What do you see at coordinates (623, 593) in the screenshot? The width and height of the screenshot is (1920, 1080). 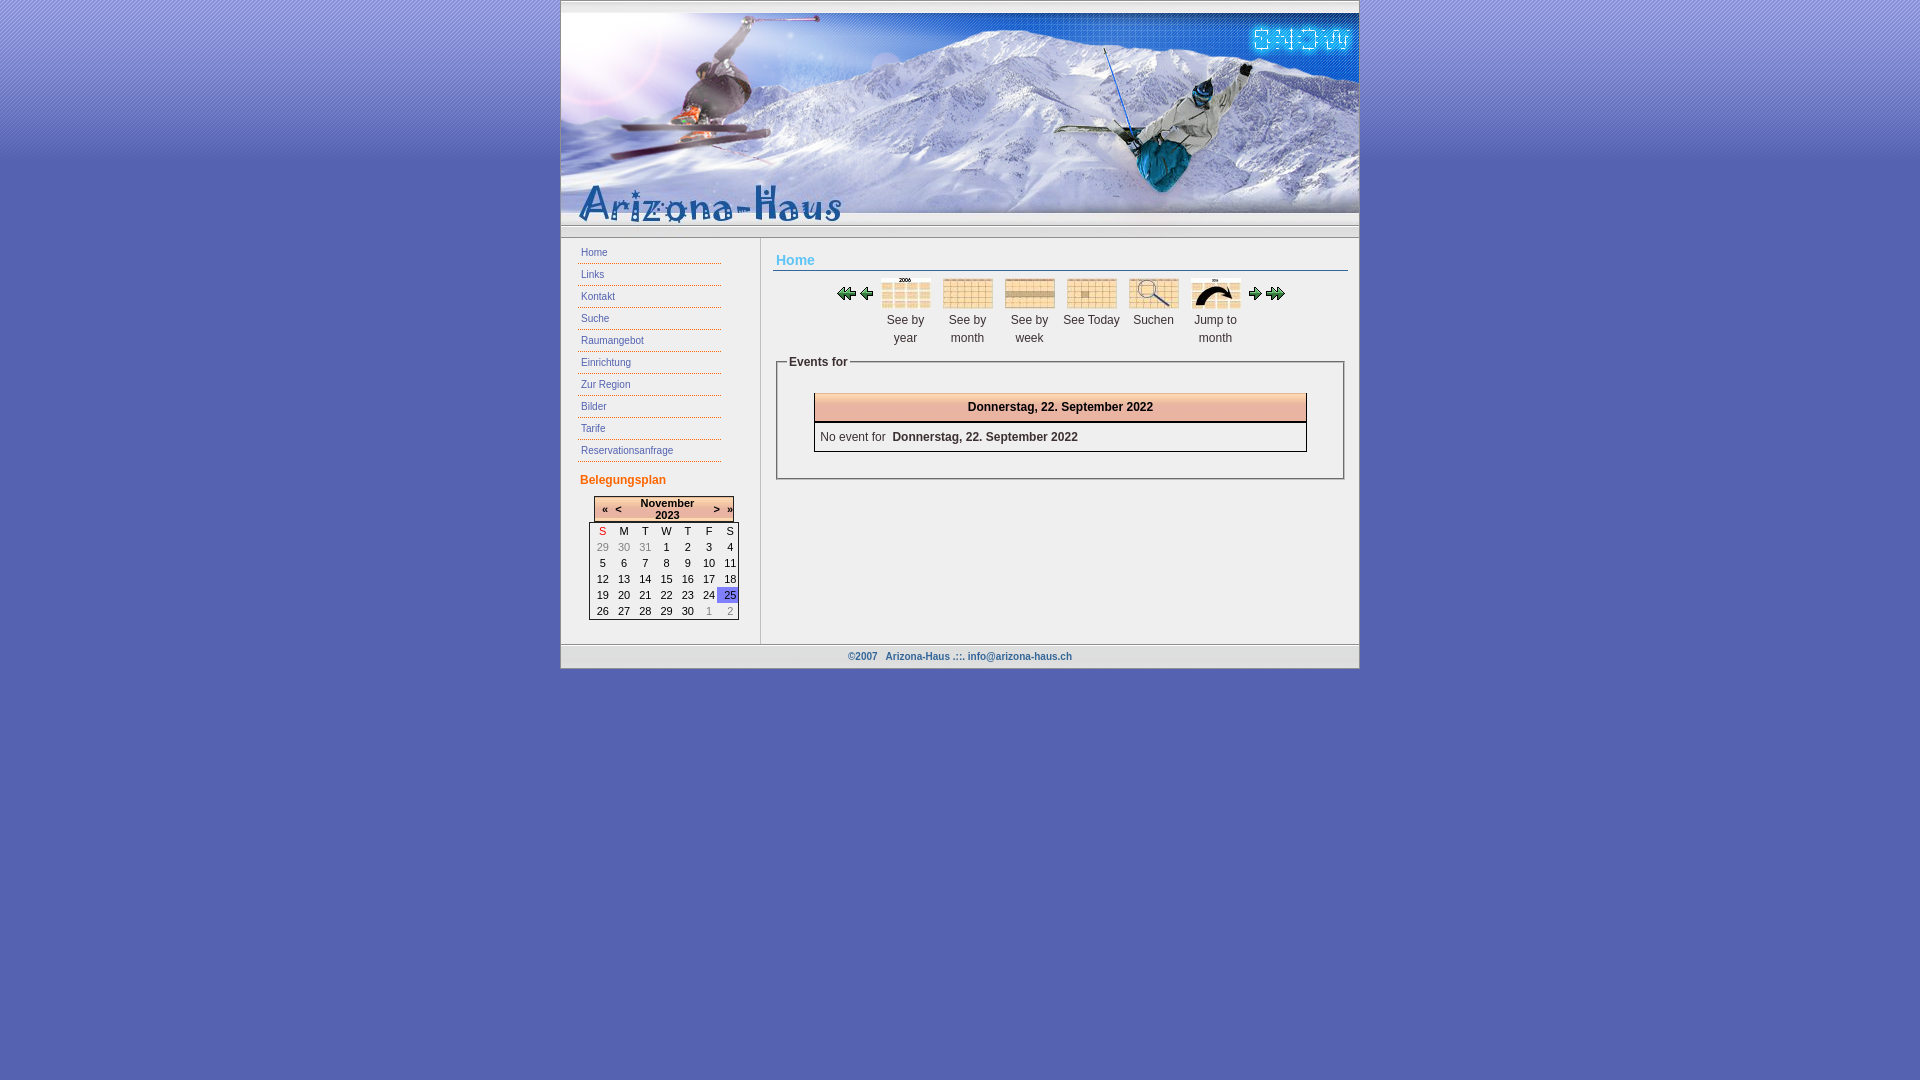 I see `'20'` at bounding box center [623, 593].